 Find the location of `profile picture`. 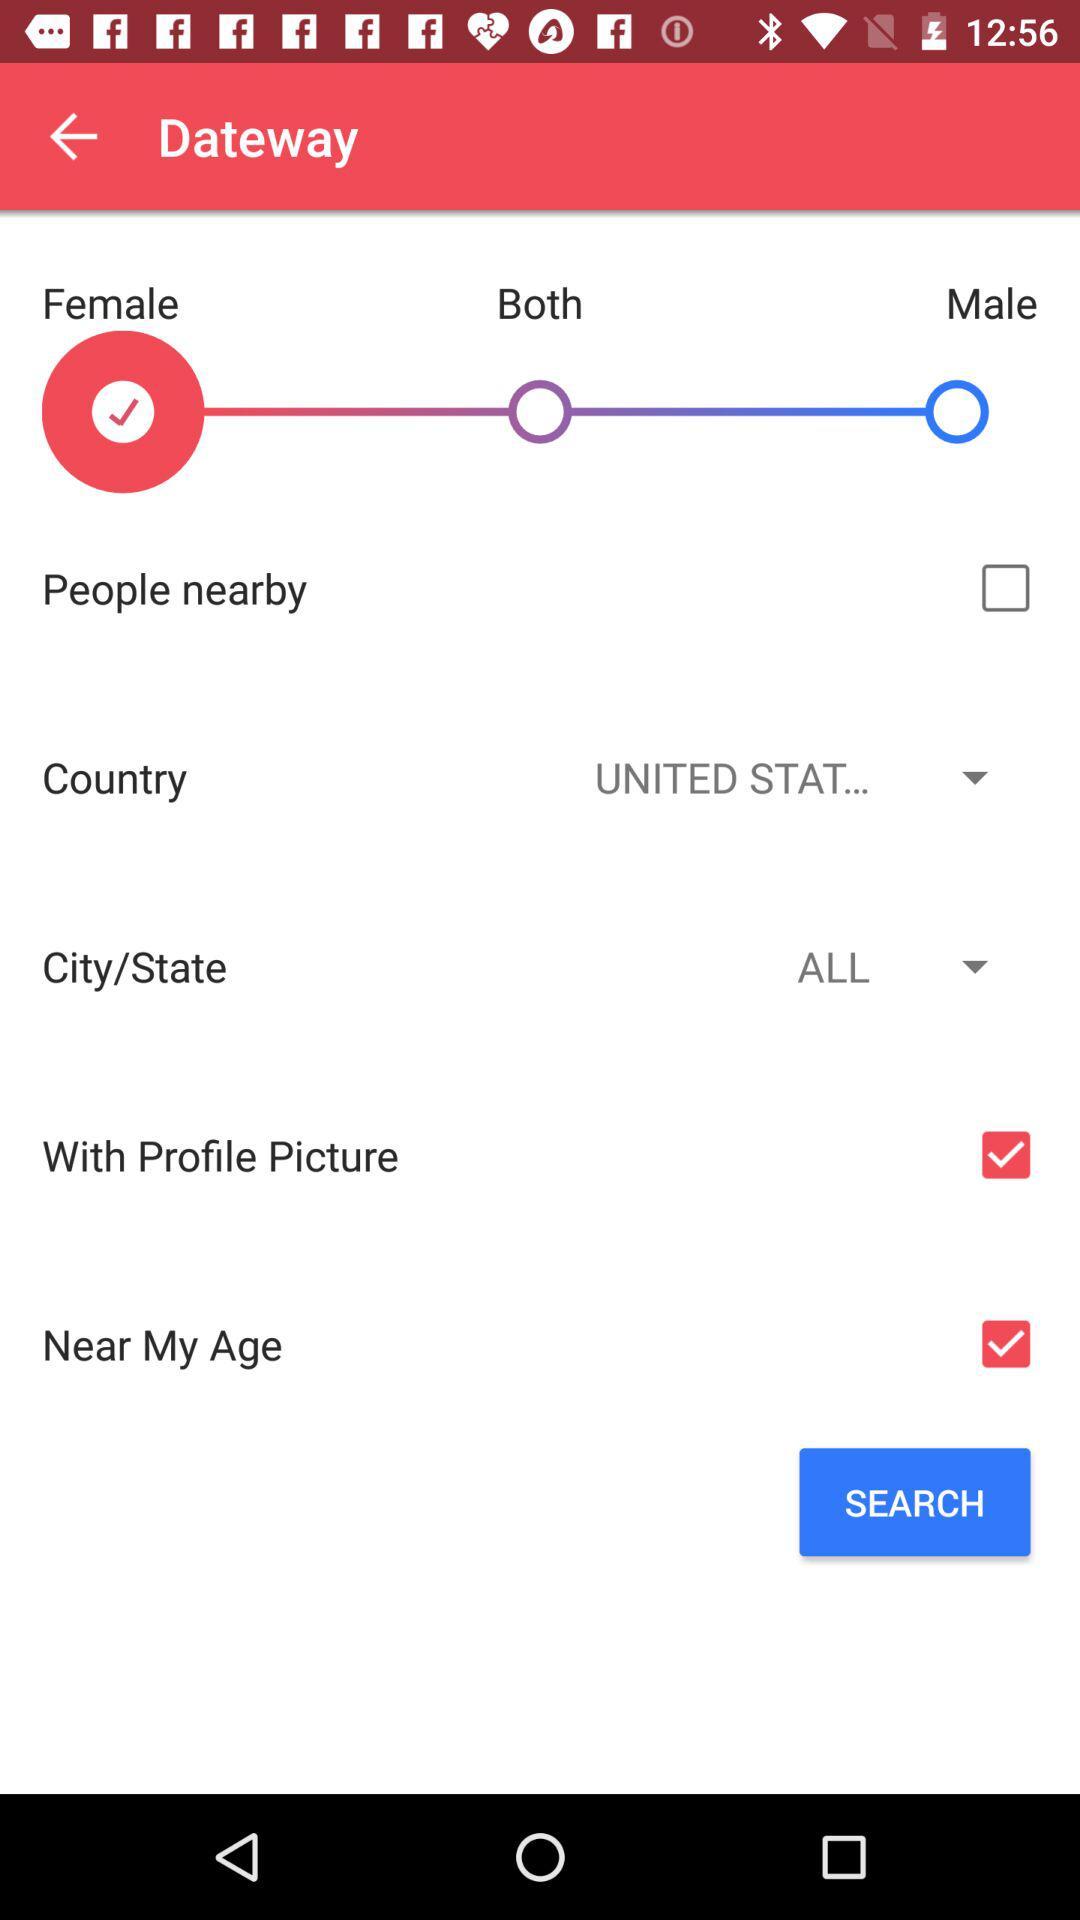

profile picture is located at coordinates (1005, 1155).